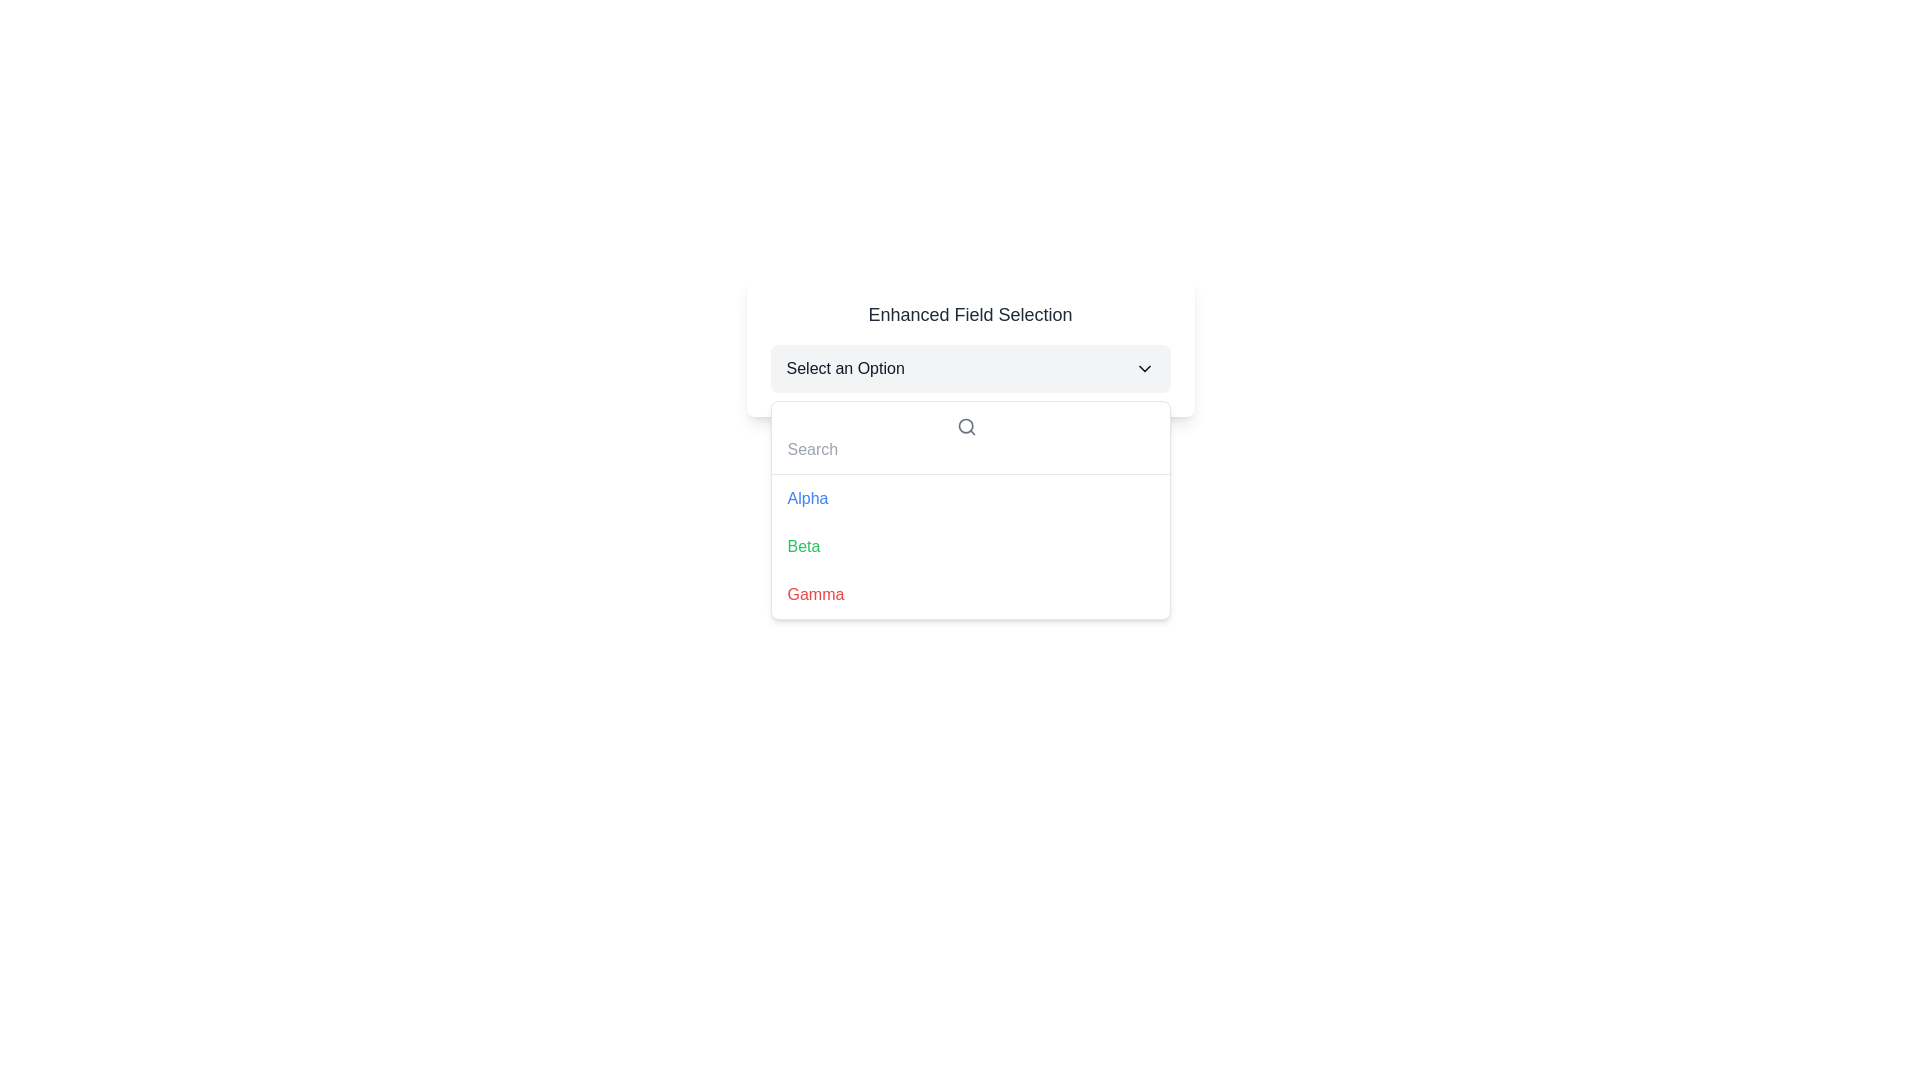  Describe the element at coordinates (845, 369) in the screenshot. I see `the 'Select an Option' text label within the drop-down menu, which is styled with a simple font and has a light gray background` at that location.